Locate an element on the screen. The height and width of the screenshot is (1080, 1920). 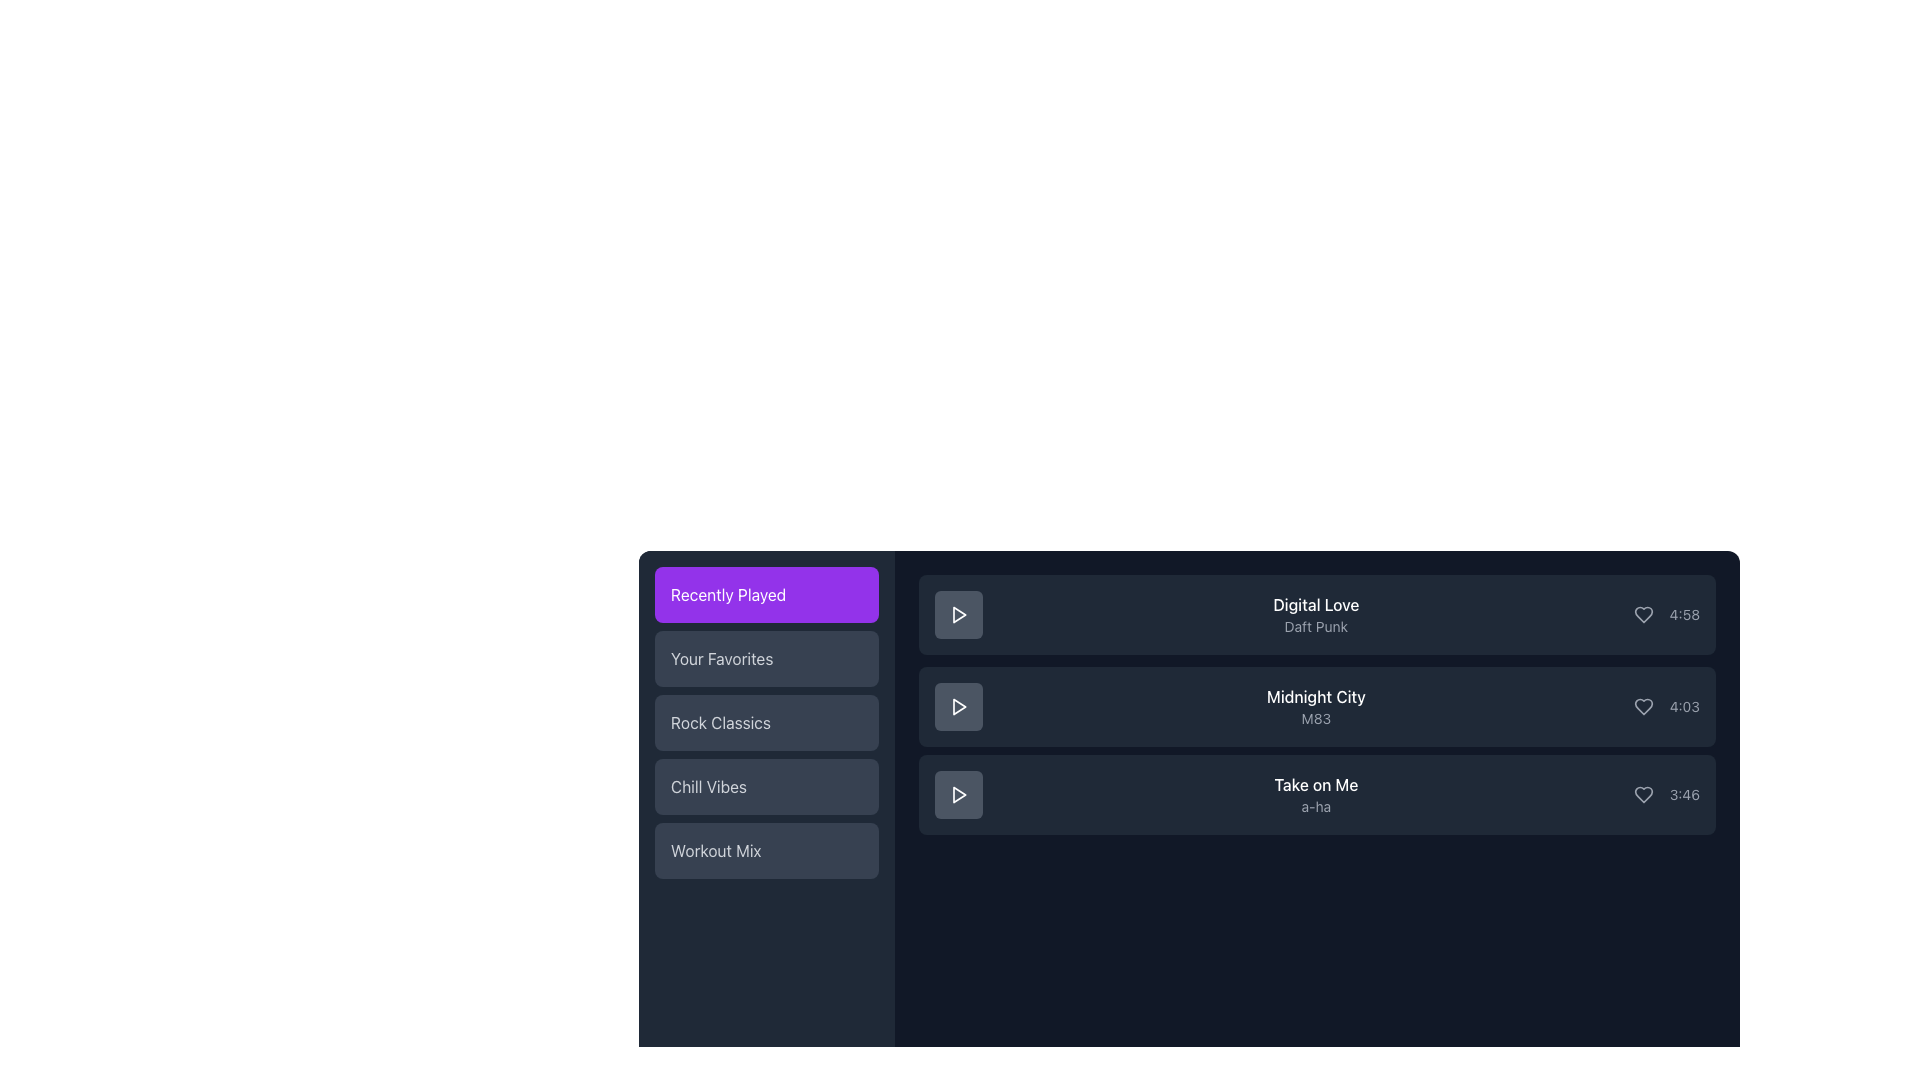
the text label representing the artist name for the corresponding music track, positioned below the 'Digital Love' text in the top-right region of the list area is located at coordinates (1316, 626).